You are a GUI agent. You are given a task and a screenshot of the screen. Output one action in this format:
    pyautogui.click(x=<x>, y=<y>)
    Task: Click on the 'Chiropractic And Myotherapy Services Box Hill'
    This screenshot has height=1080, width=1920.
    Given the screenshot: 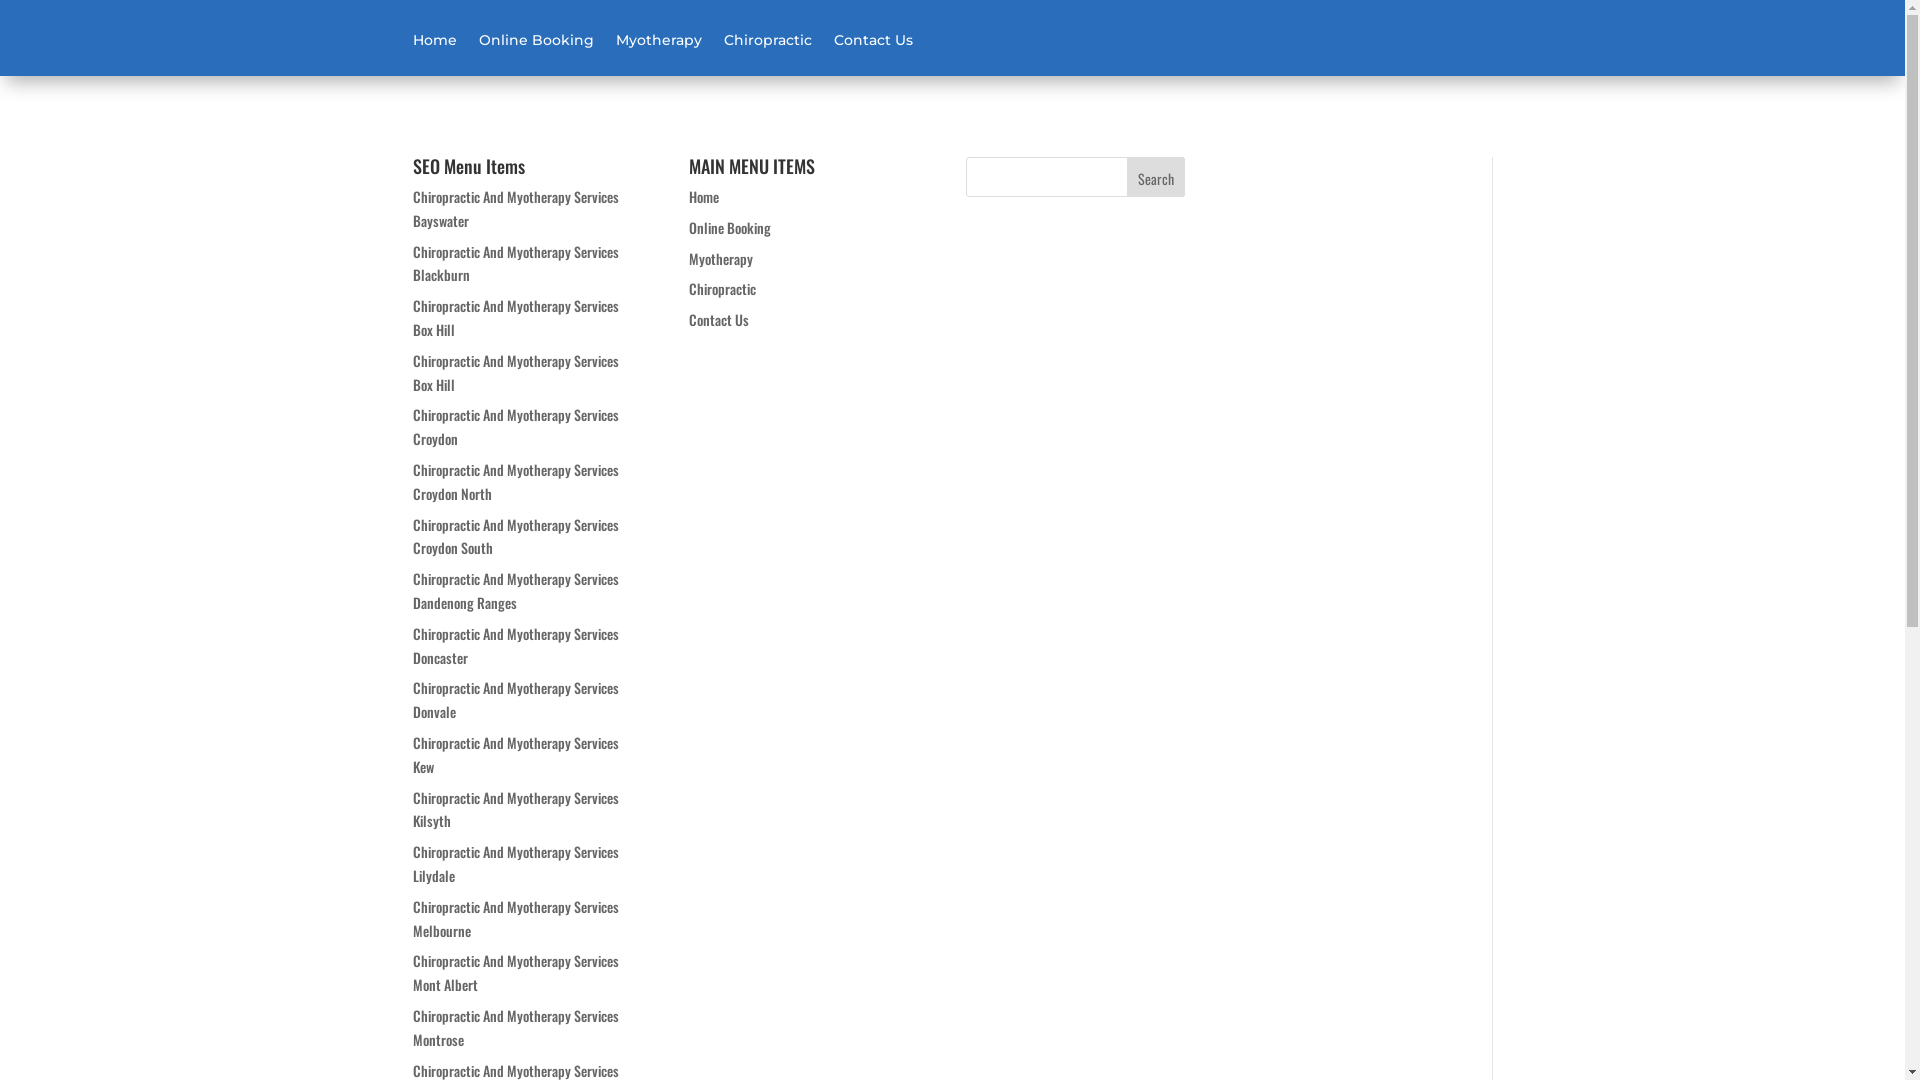 What is the action you would take?
    pyautogui.click(x=514, y=316)
    